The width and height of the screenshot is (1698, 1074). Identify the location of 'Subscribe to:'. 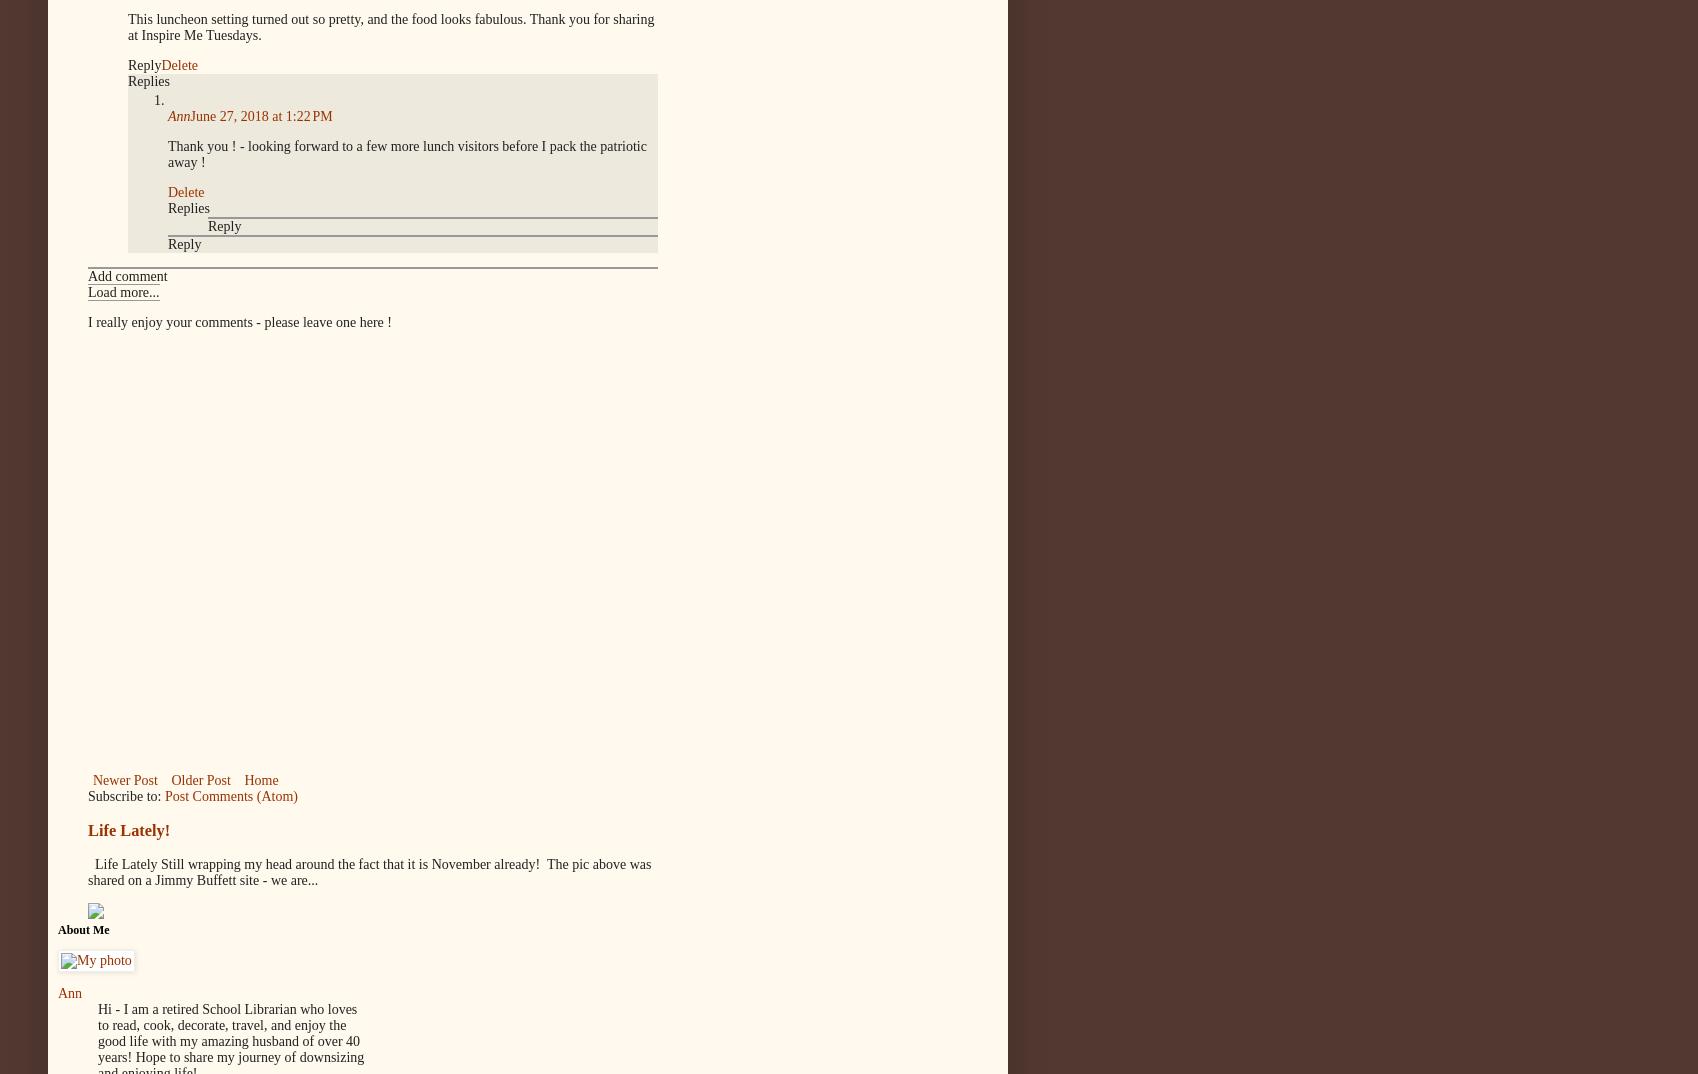
(125, 794).